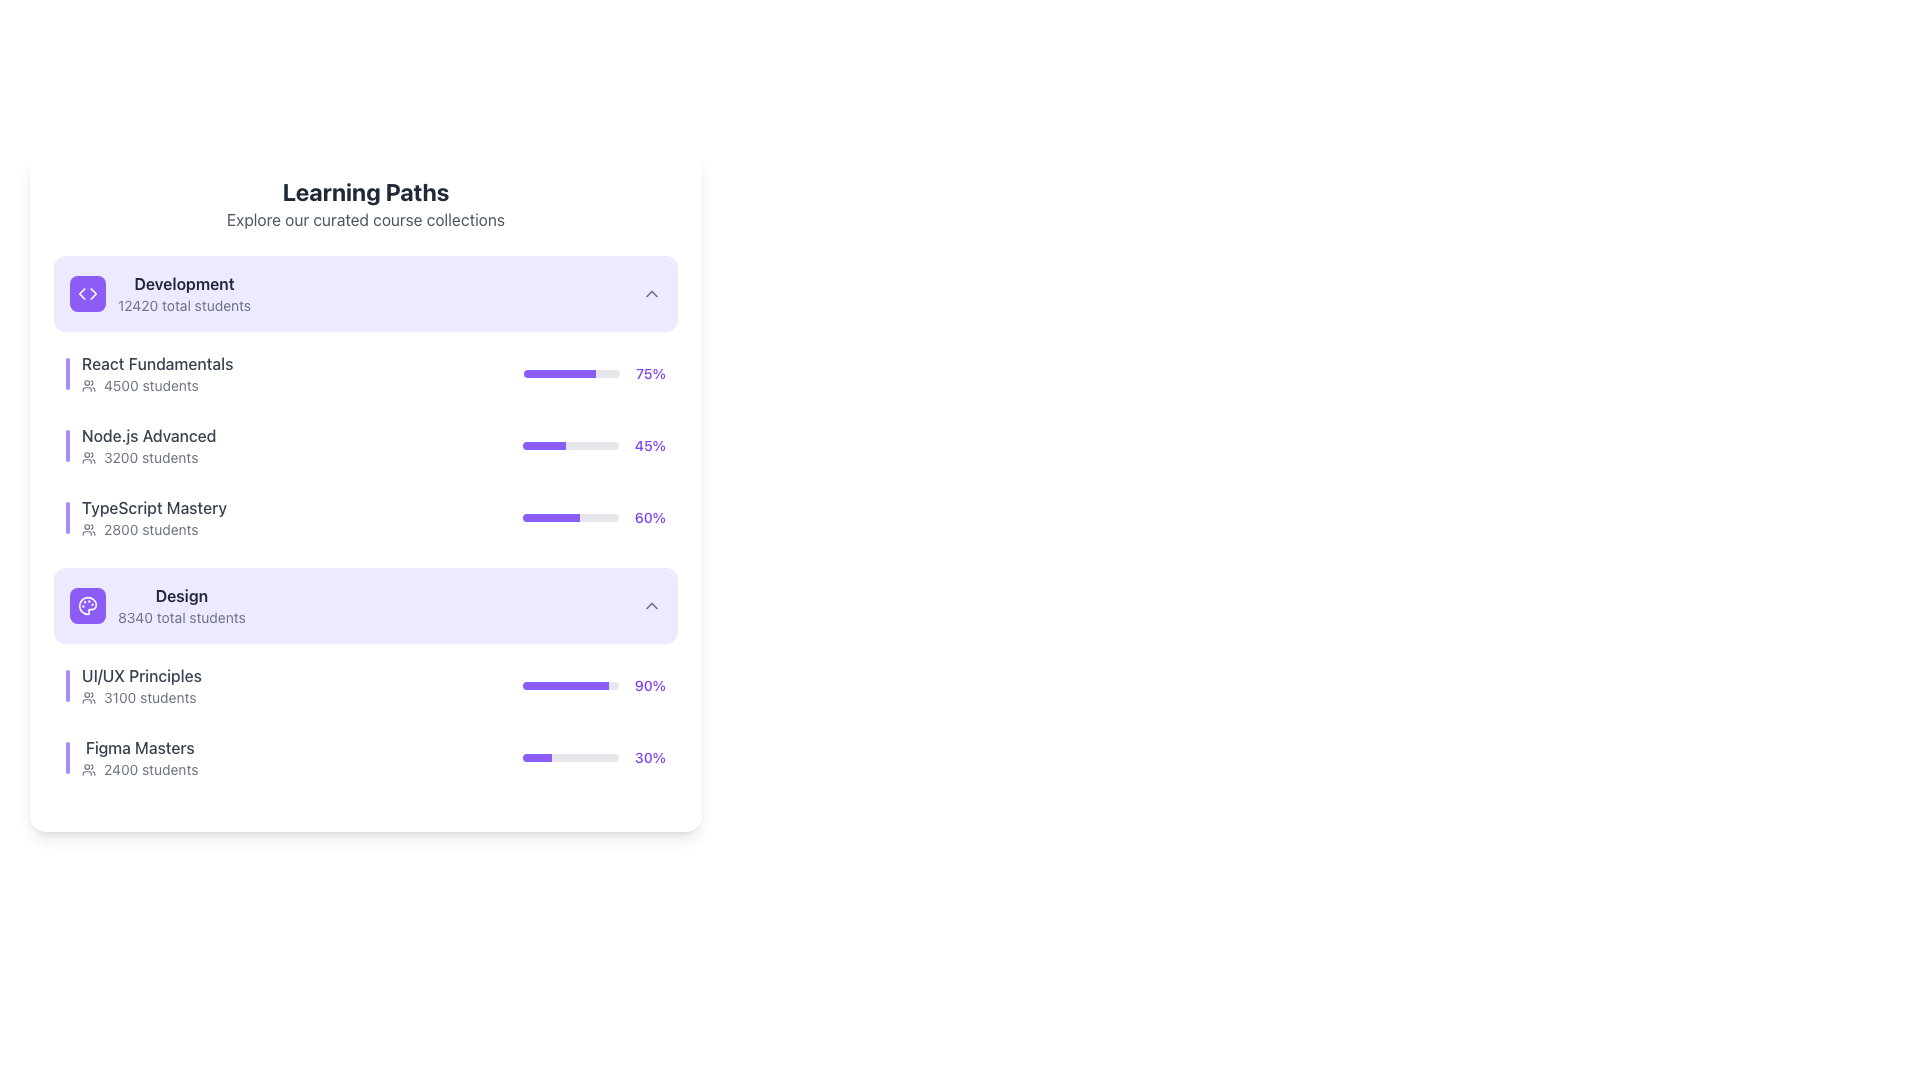  What do you see at coordinates (86, 604) in the screenshot?
I see `the 'Design' category icon located within the violet rectangle, to the left of the text 'Design'` at bounding box center [86, 604].